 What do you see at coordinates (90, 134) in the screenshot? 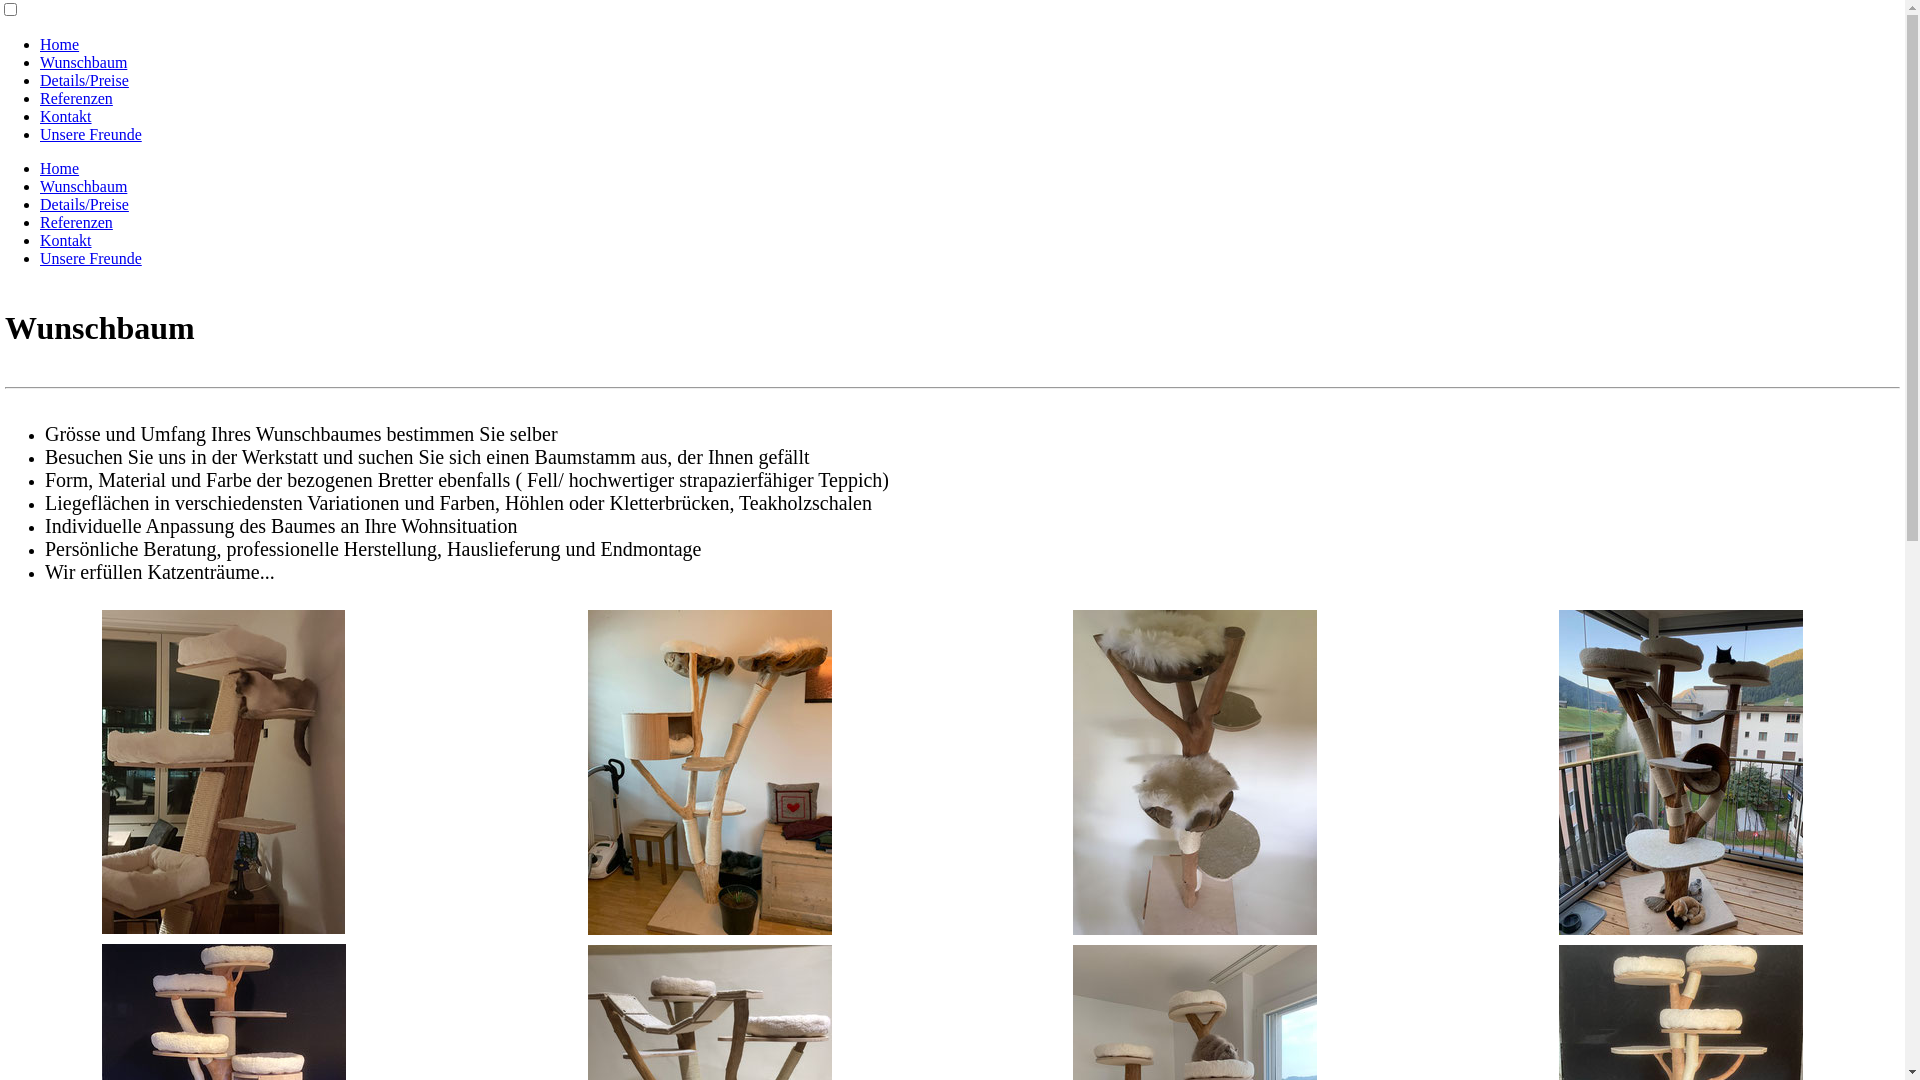
I see `'Unsere Freunde'` at bounding box center [90, 134].